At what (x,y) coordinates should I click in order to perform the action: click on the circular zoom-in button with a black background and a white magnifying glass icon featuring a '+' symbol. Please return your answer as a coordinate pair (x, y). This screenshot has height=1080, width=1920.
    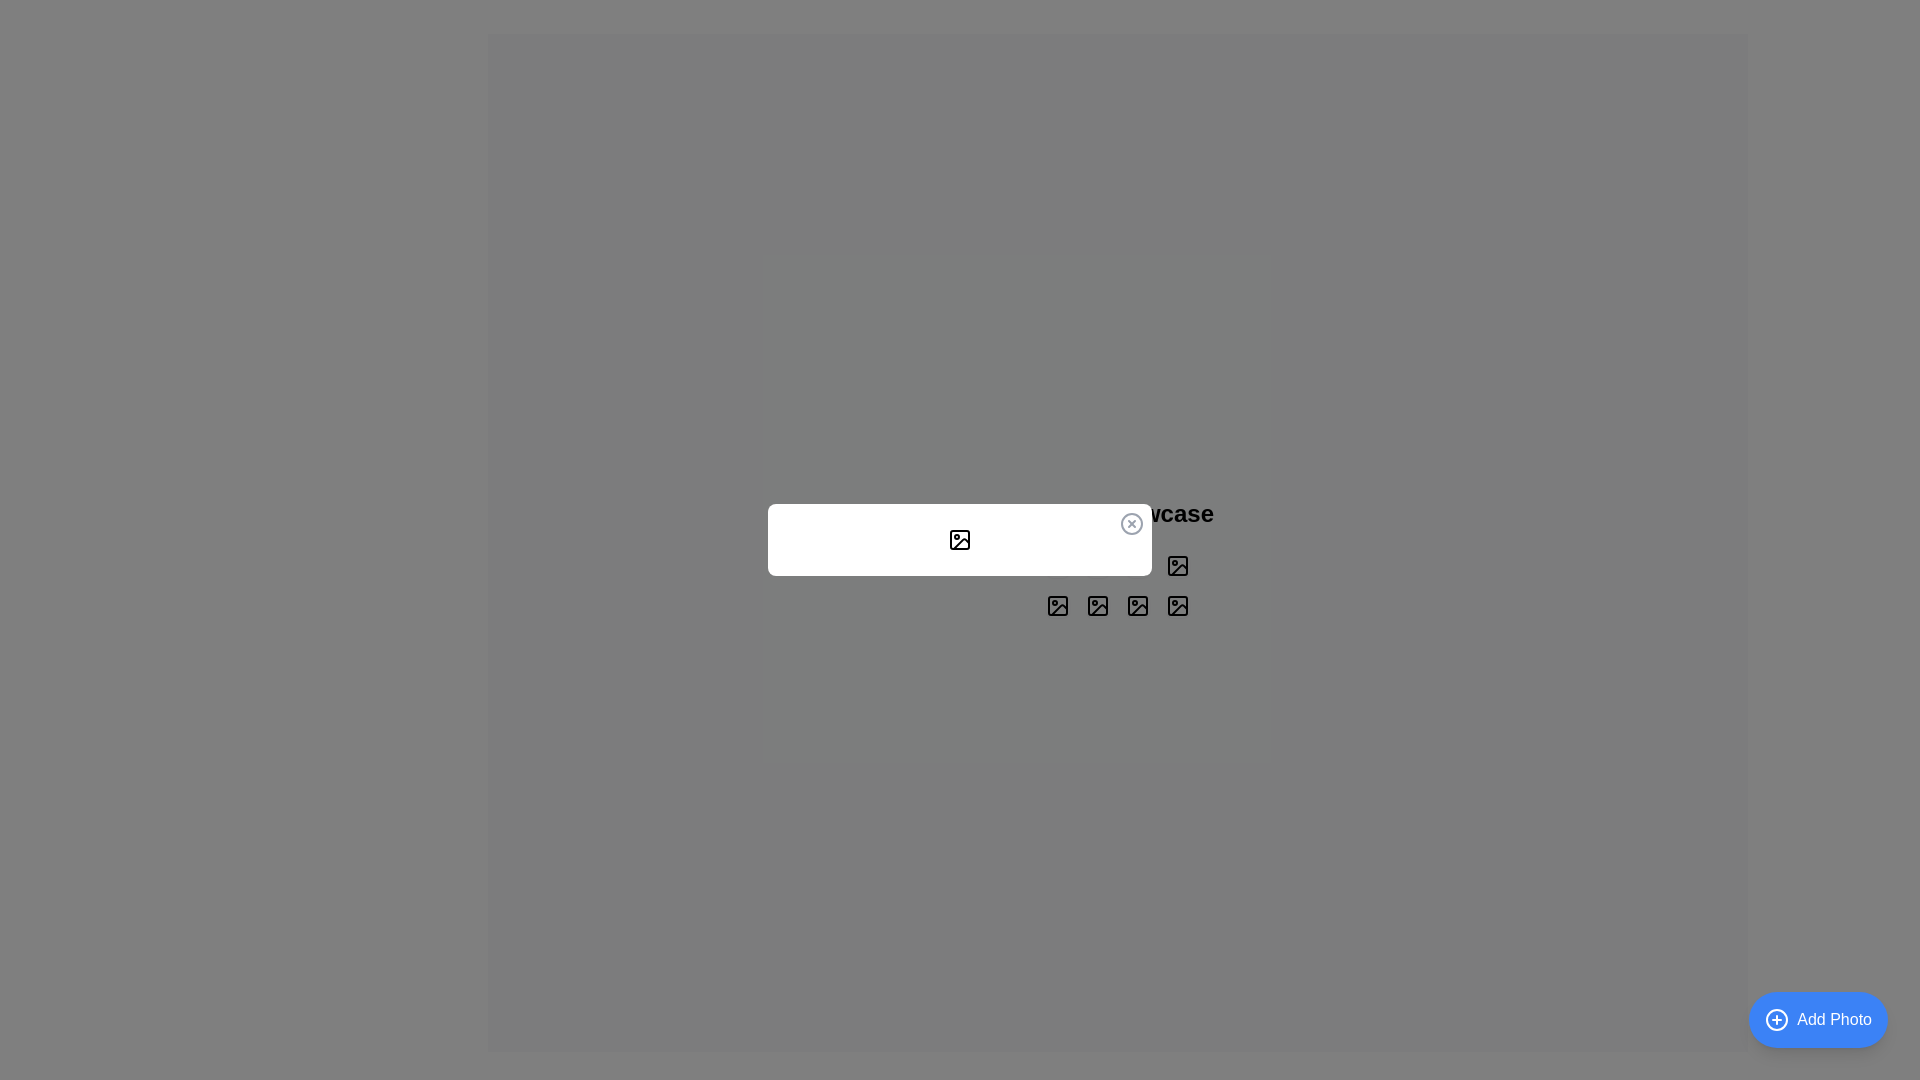
    Looking at the image, I should click on (1177, 604).